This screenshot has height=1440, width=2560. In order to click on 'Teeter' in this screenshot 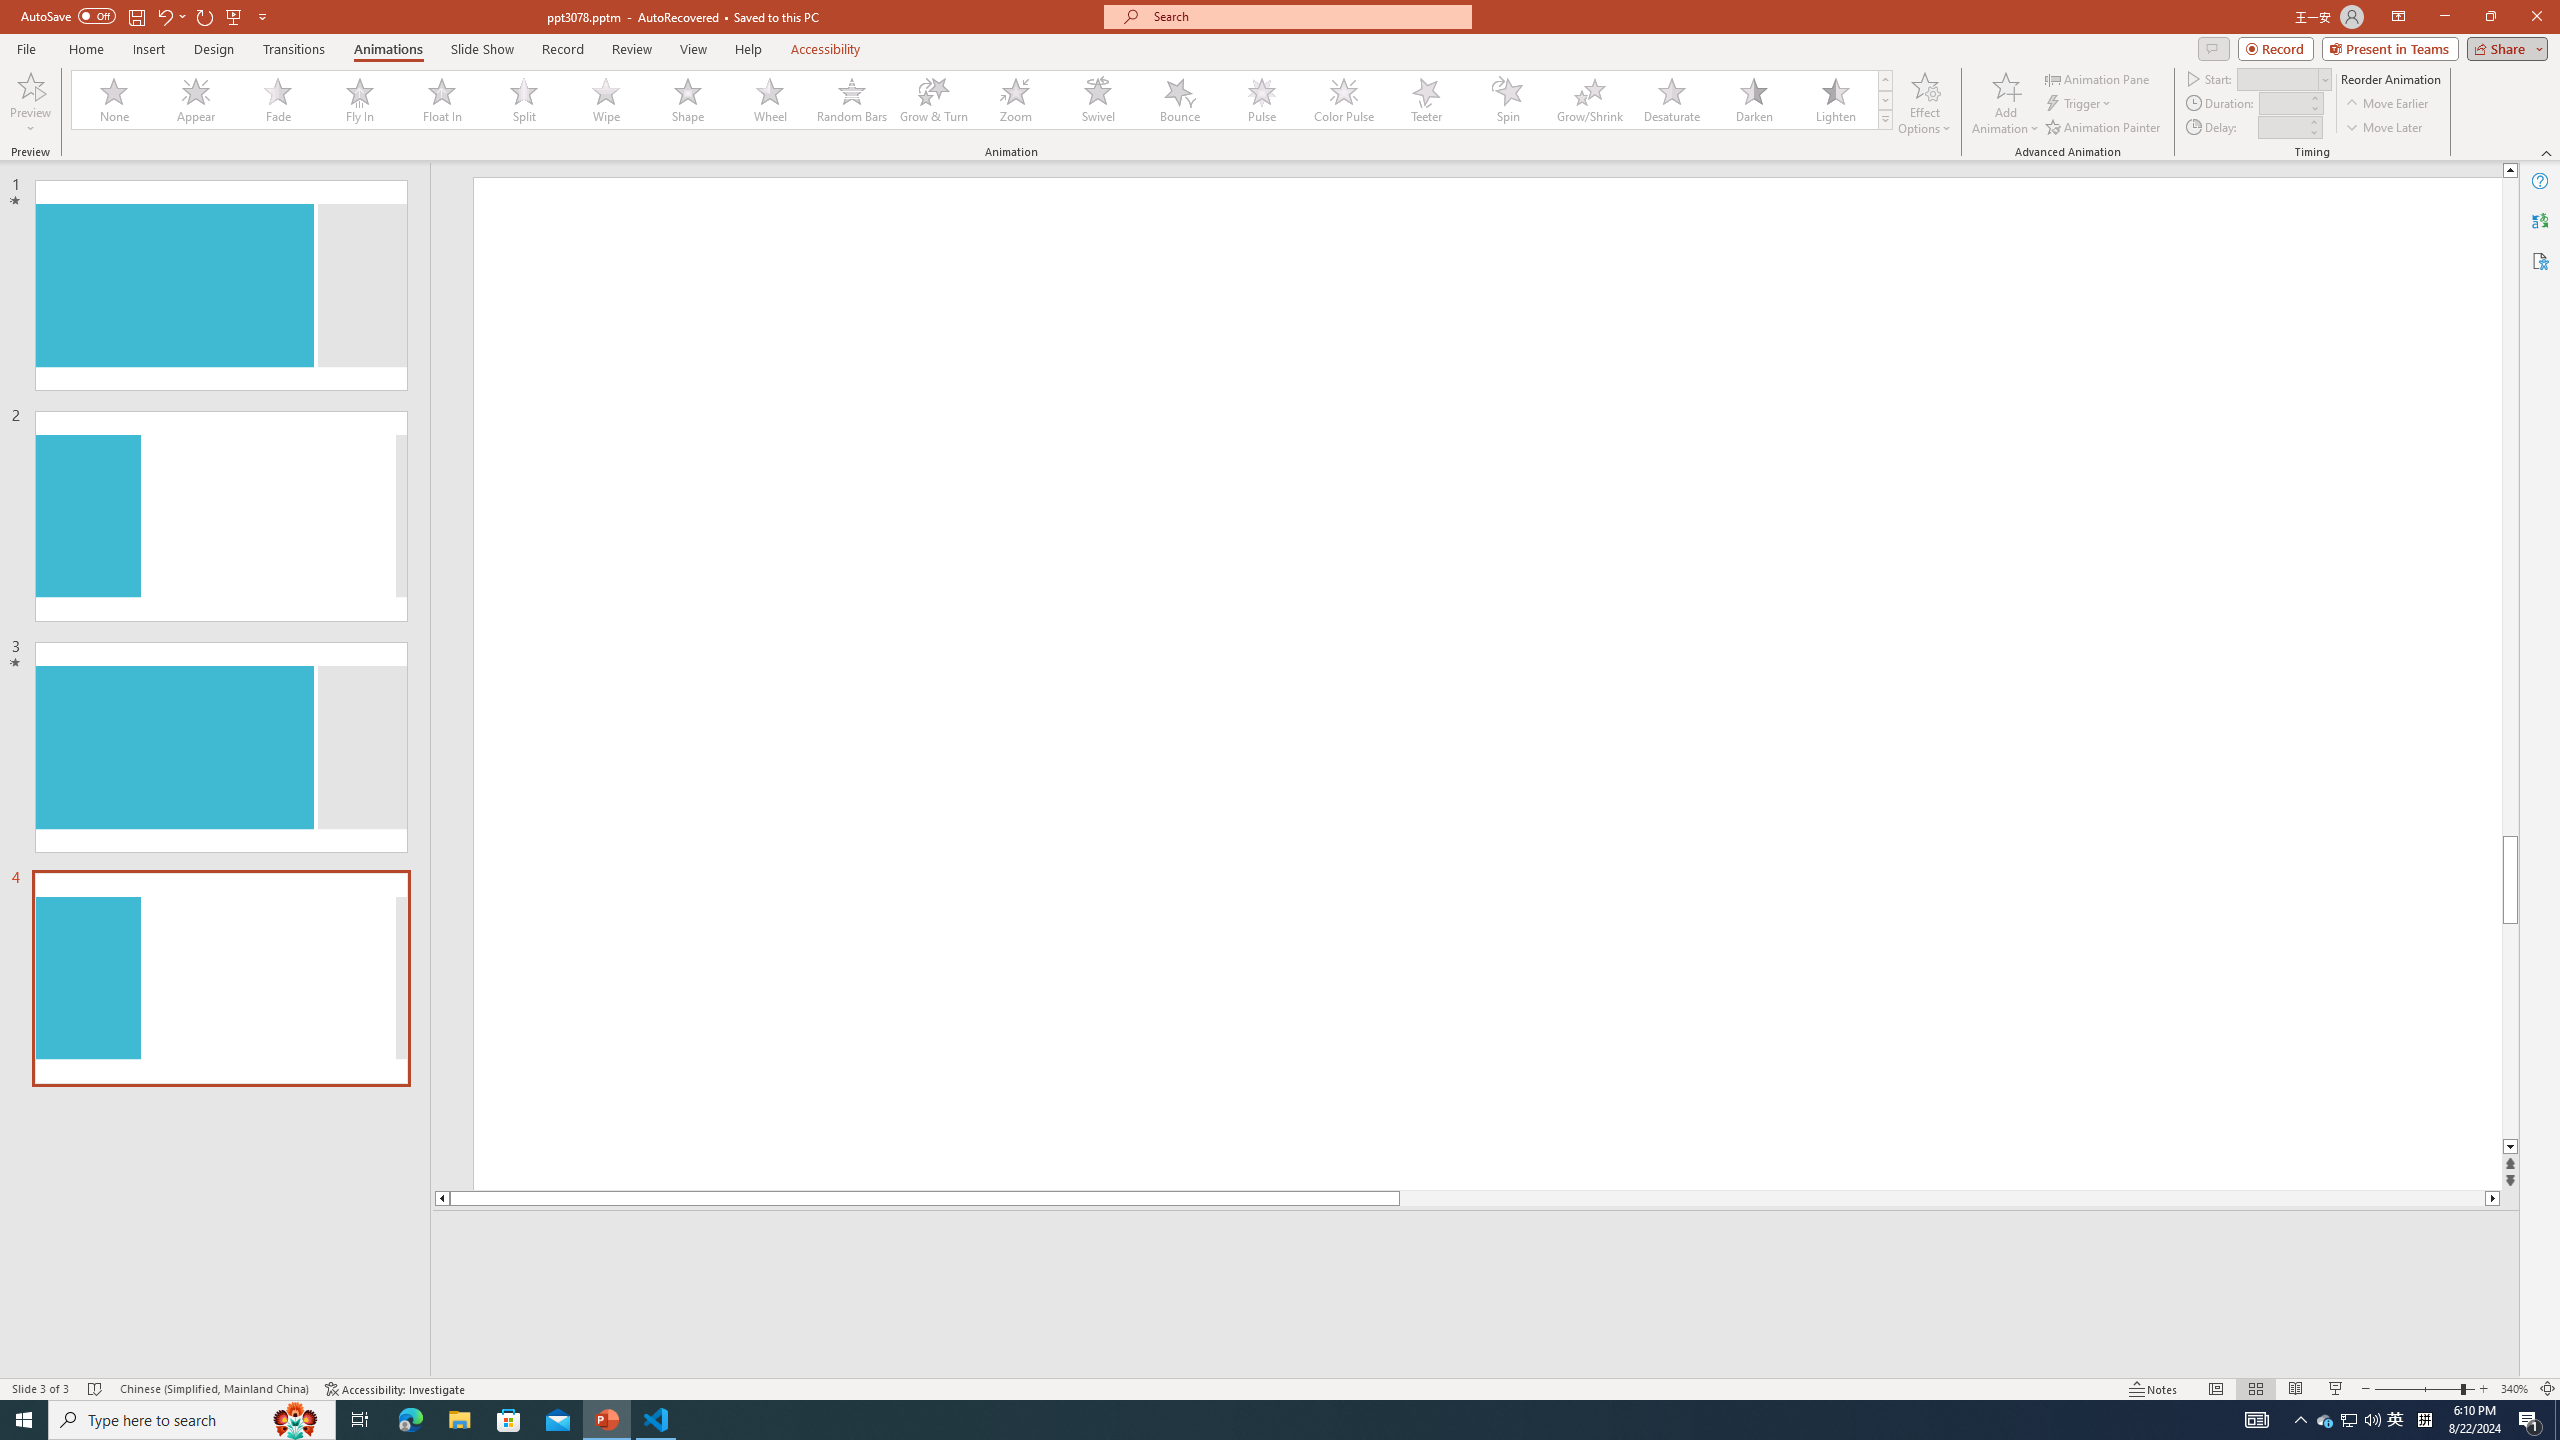, I will do `click(1424, 99)`.